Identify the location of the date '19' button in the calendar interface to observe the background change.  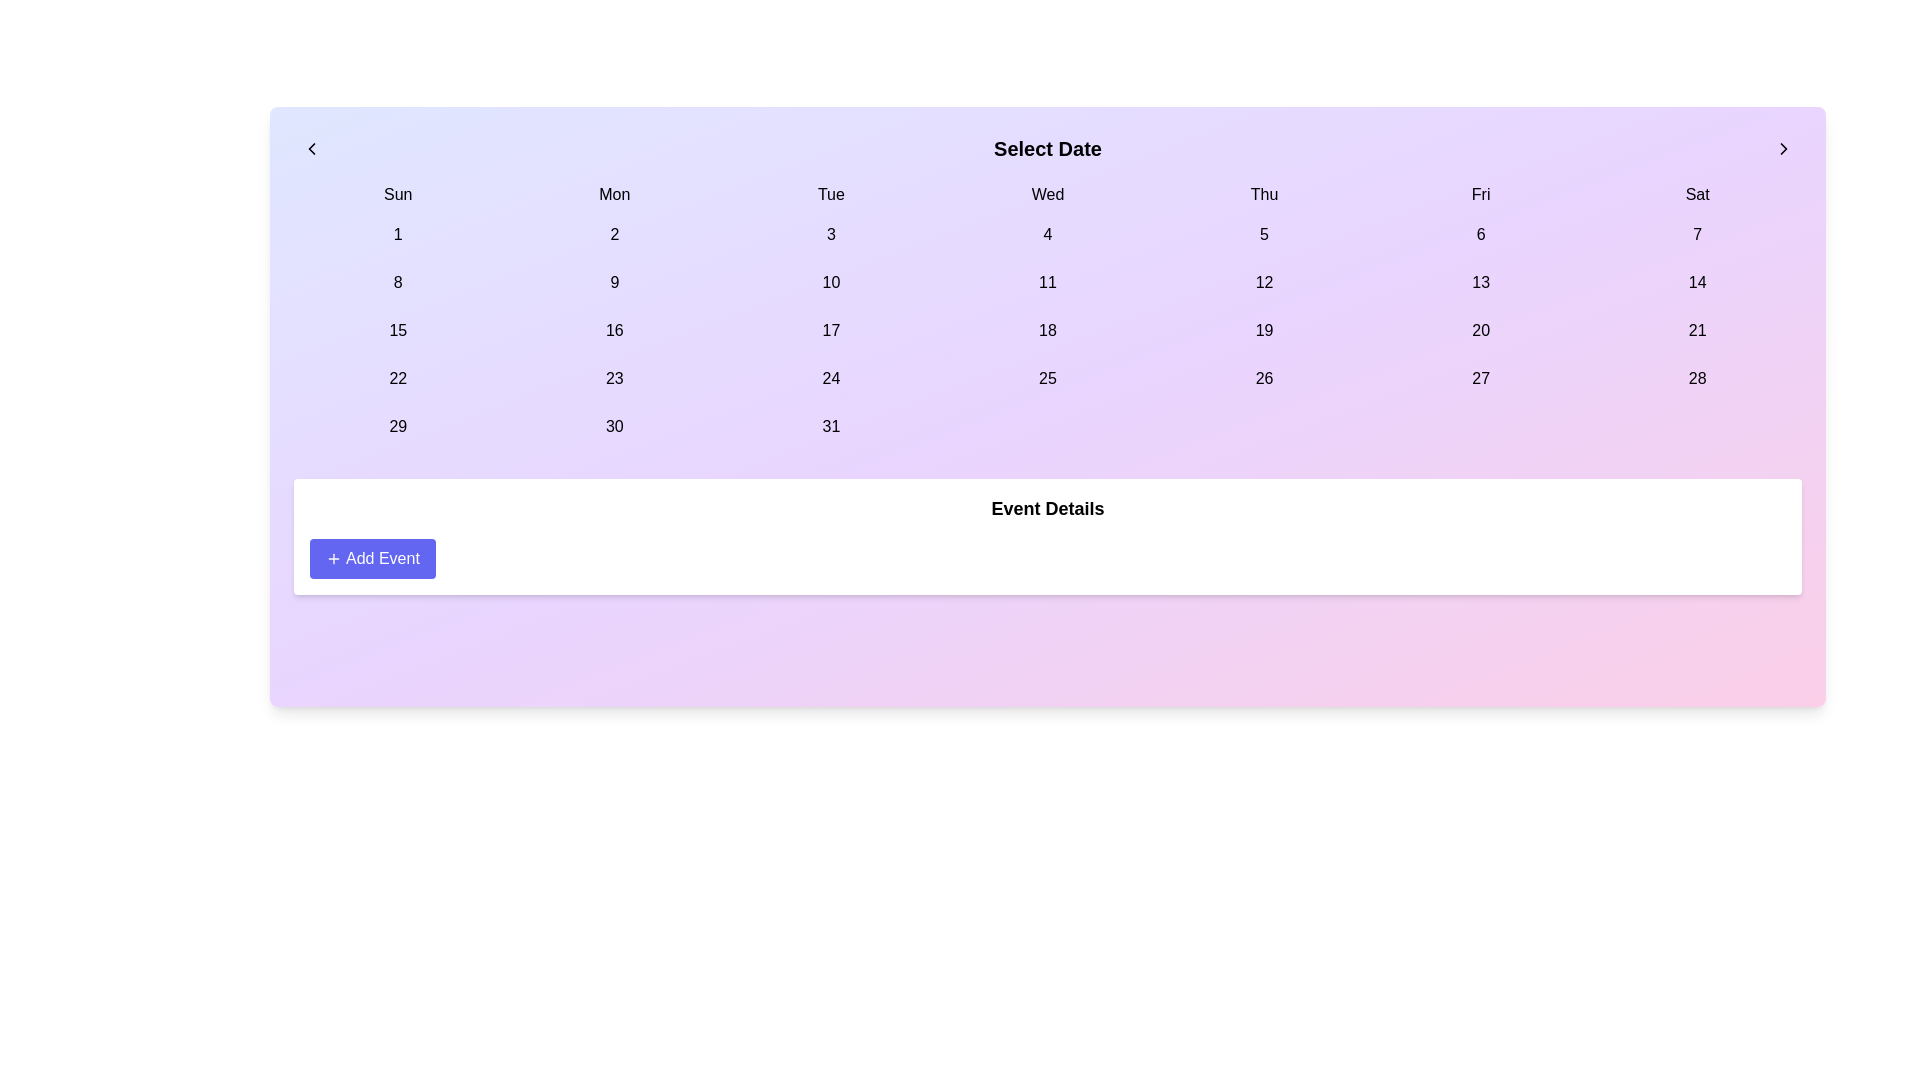
(1263, 330).